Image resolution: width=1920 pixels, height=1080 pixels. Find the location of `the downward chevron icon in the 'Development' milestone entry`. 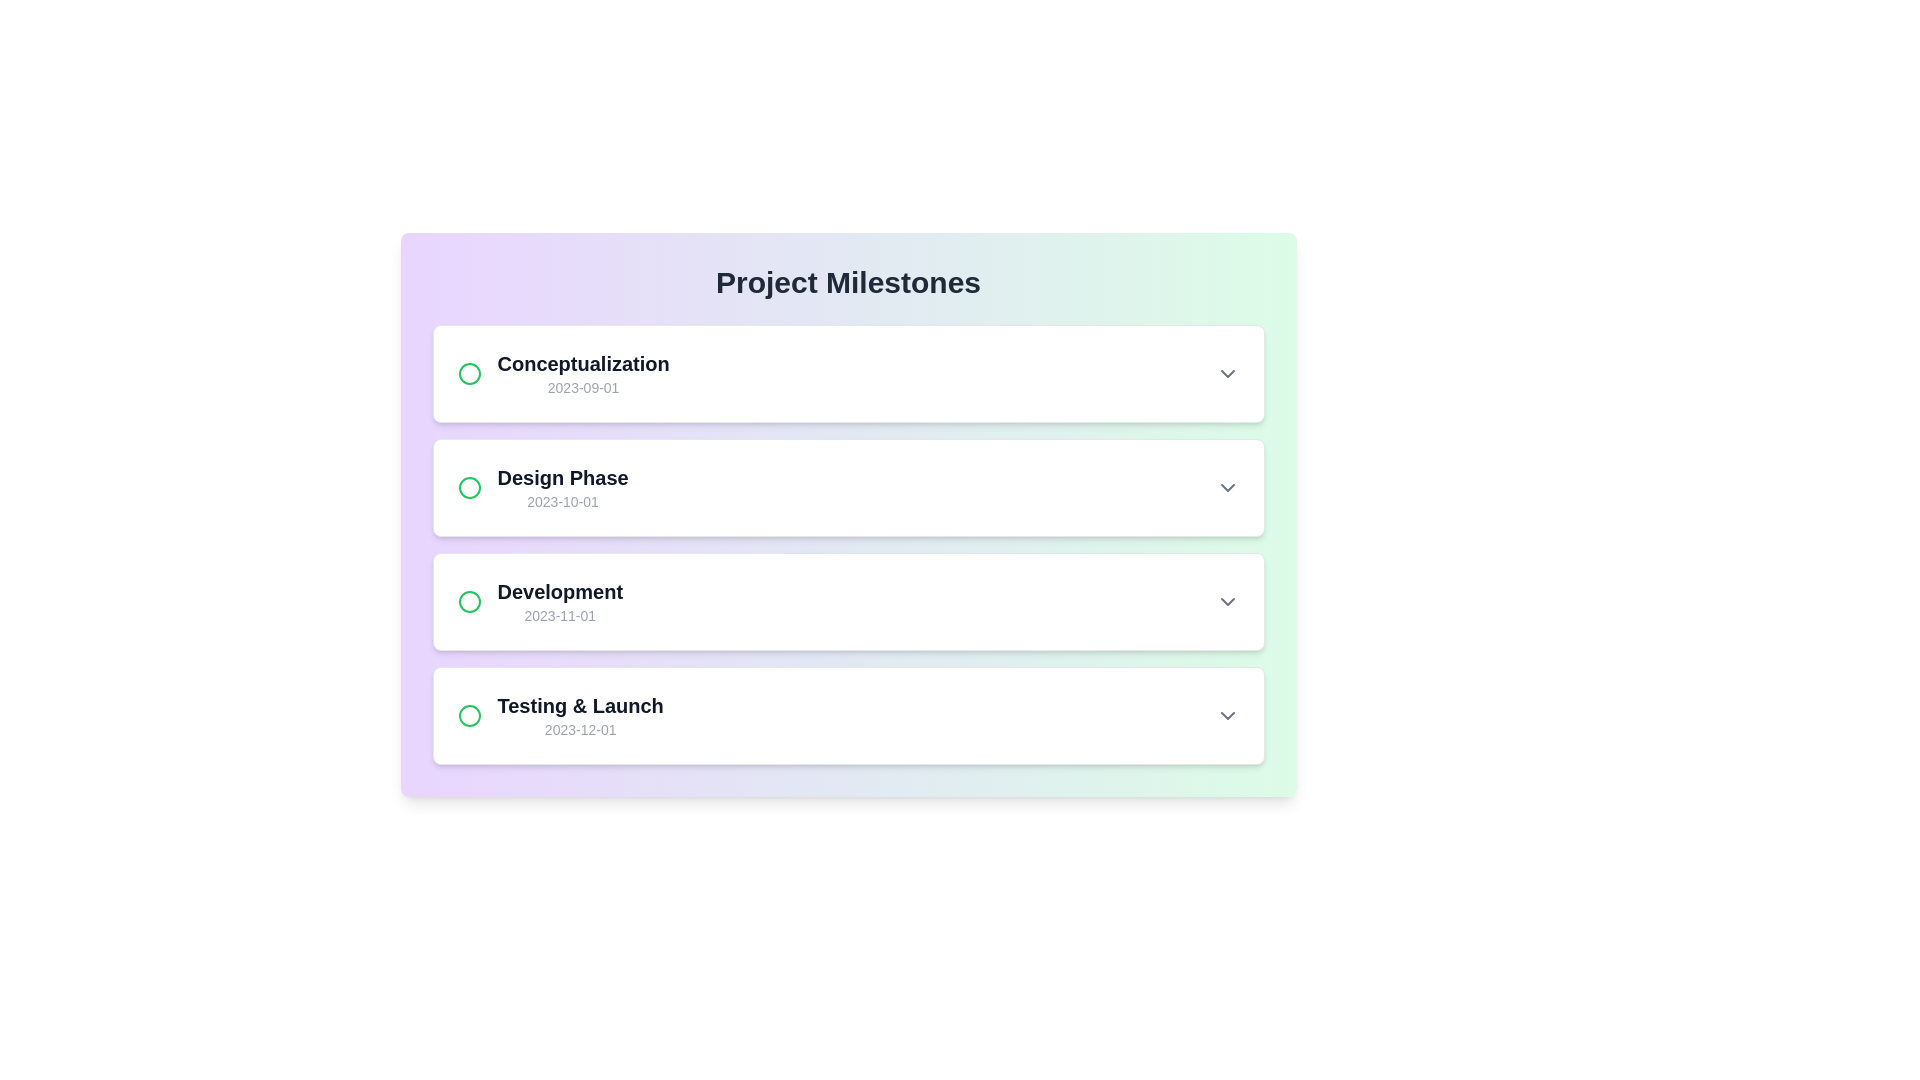

the downward chevron icon in the 'Development' milestone entry is located at coordinates (1226, 600).